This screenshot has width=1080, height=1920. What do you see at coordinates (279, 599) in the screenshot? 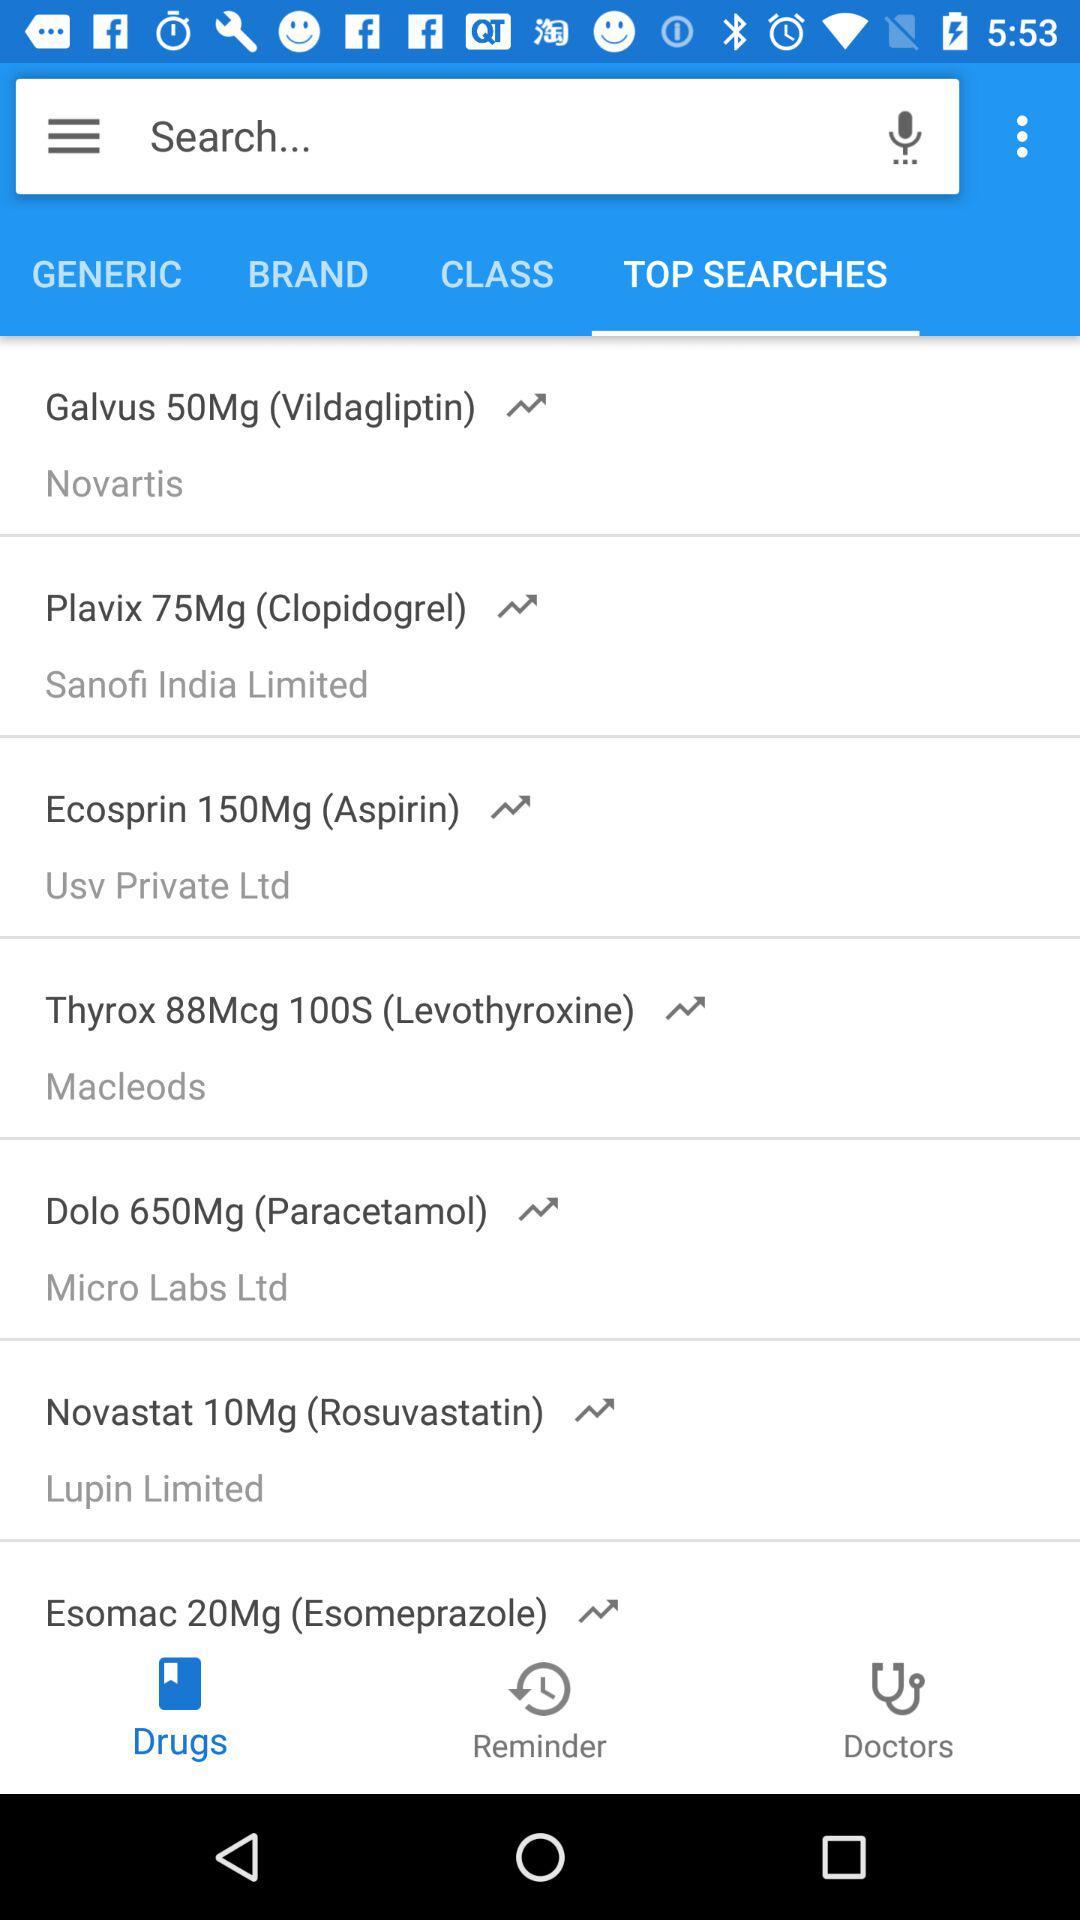
I see `the plavix 75mg (clopidogrel) icon` at bounding box center [279, 599].